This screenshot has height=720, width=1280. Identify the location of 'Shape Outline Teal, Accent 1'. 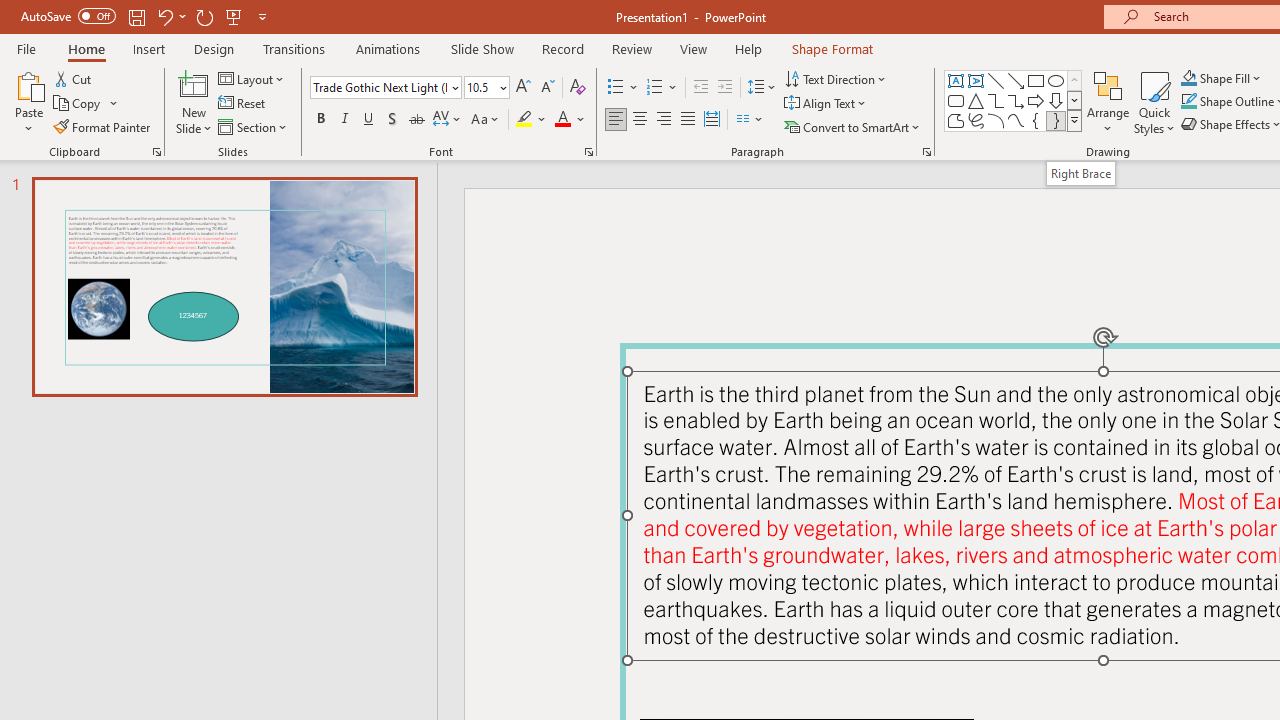
(1189, 101).